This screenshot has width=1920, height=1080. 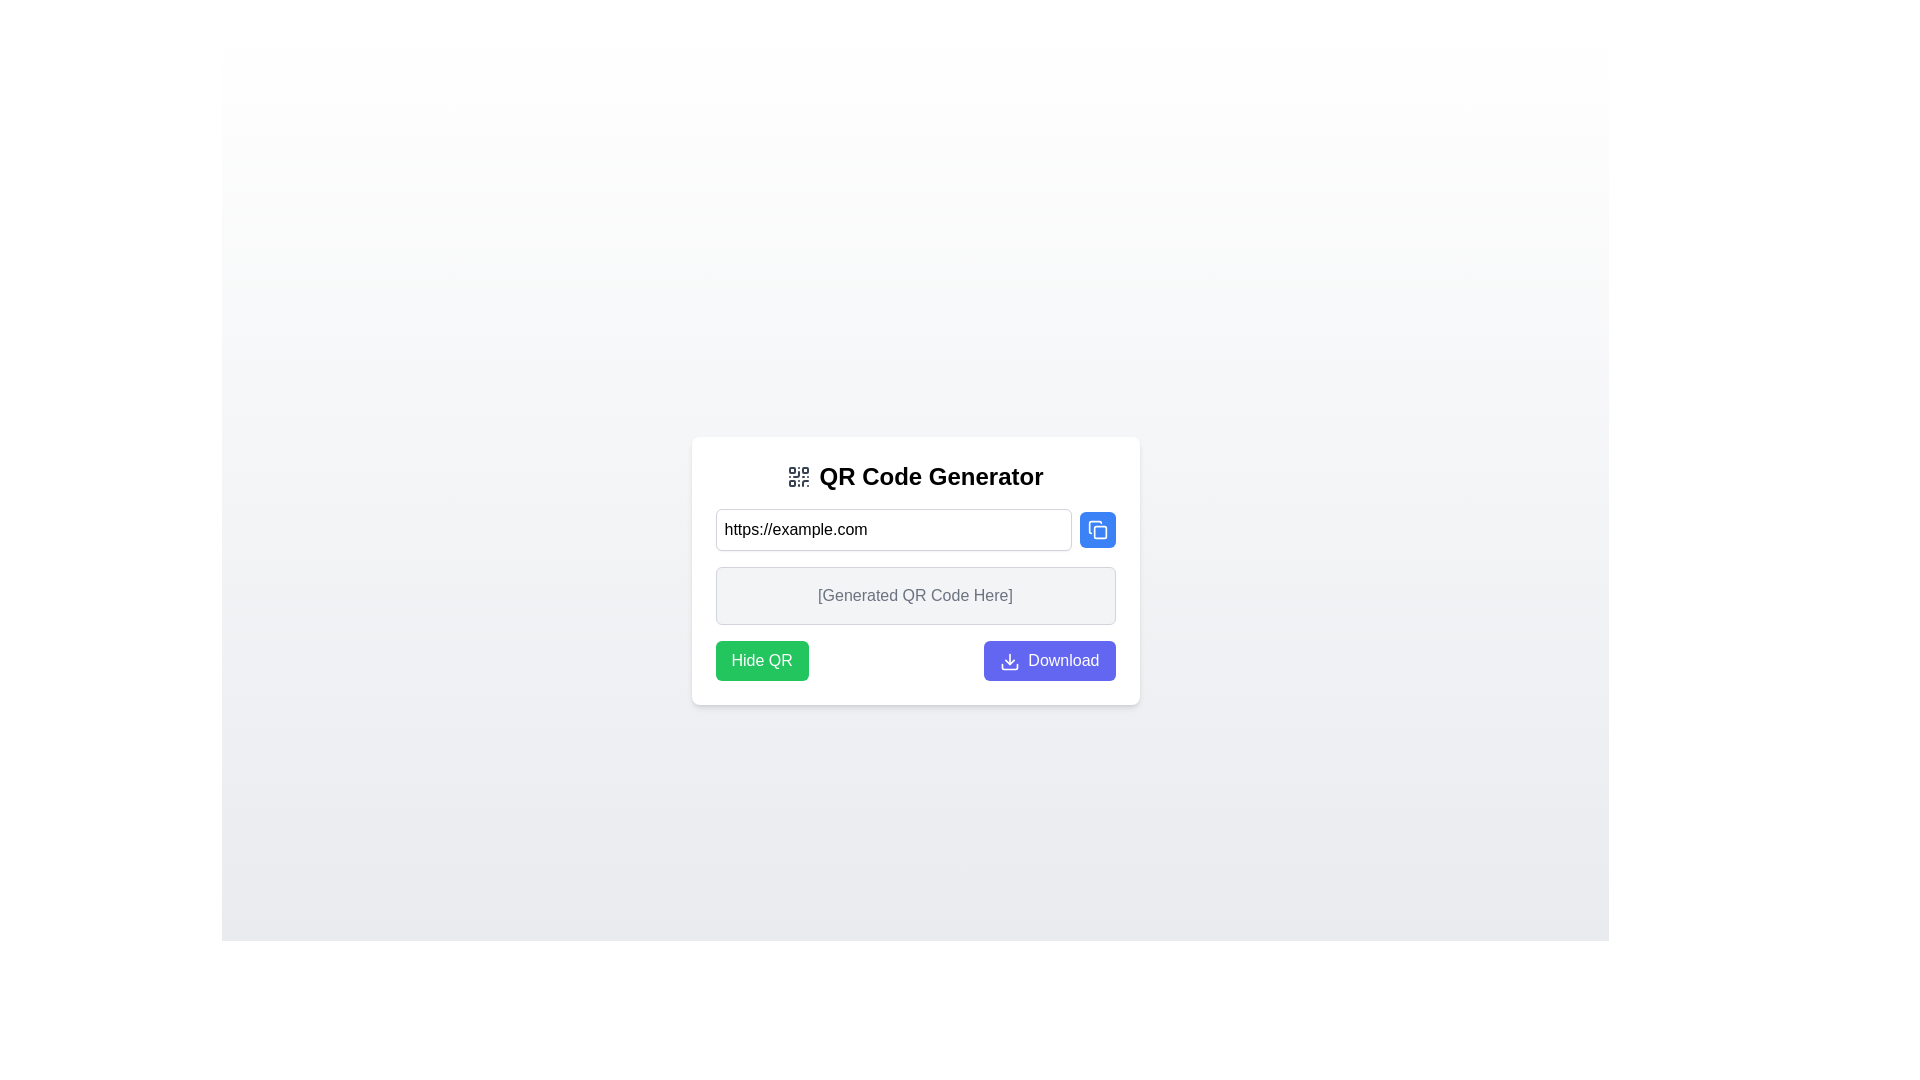 I want to click on the rectangular button with a green background and white text that says 'Hide QR', so click(x=761, y=660).